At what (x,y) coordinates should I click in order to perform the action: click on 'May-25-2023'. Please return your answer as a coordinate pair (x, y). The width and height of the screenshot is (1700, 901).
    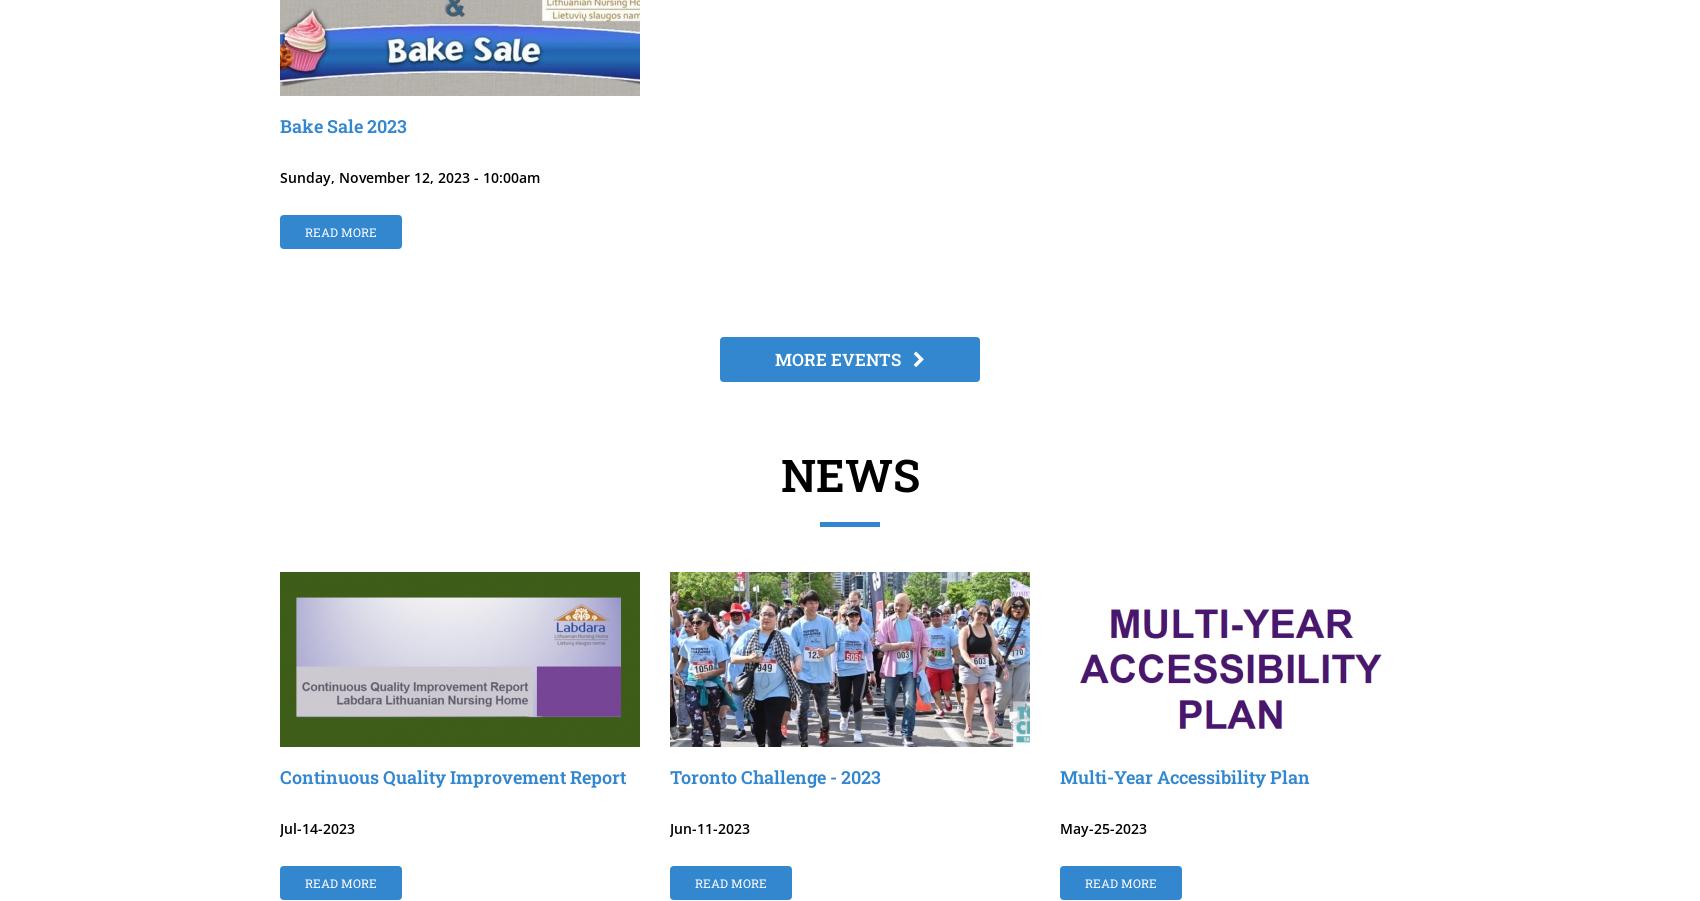
    Looking at the image, I should click on (1058, 828).